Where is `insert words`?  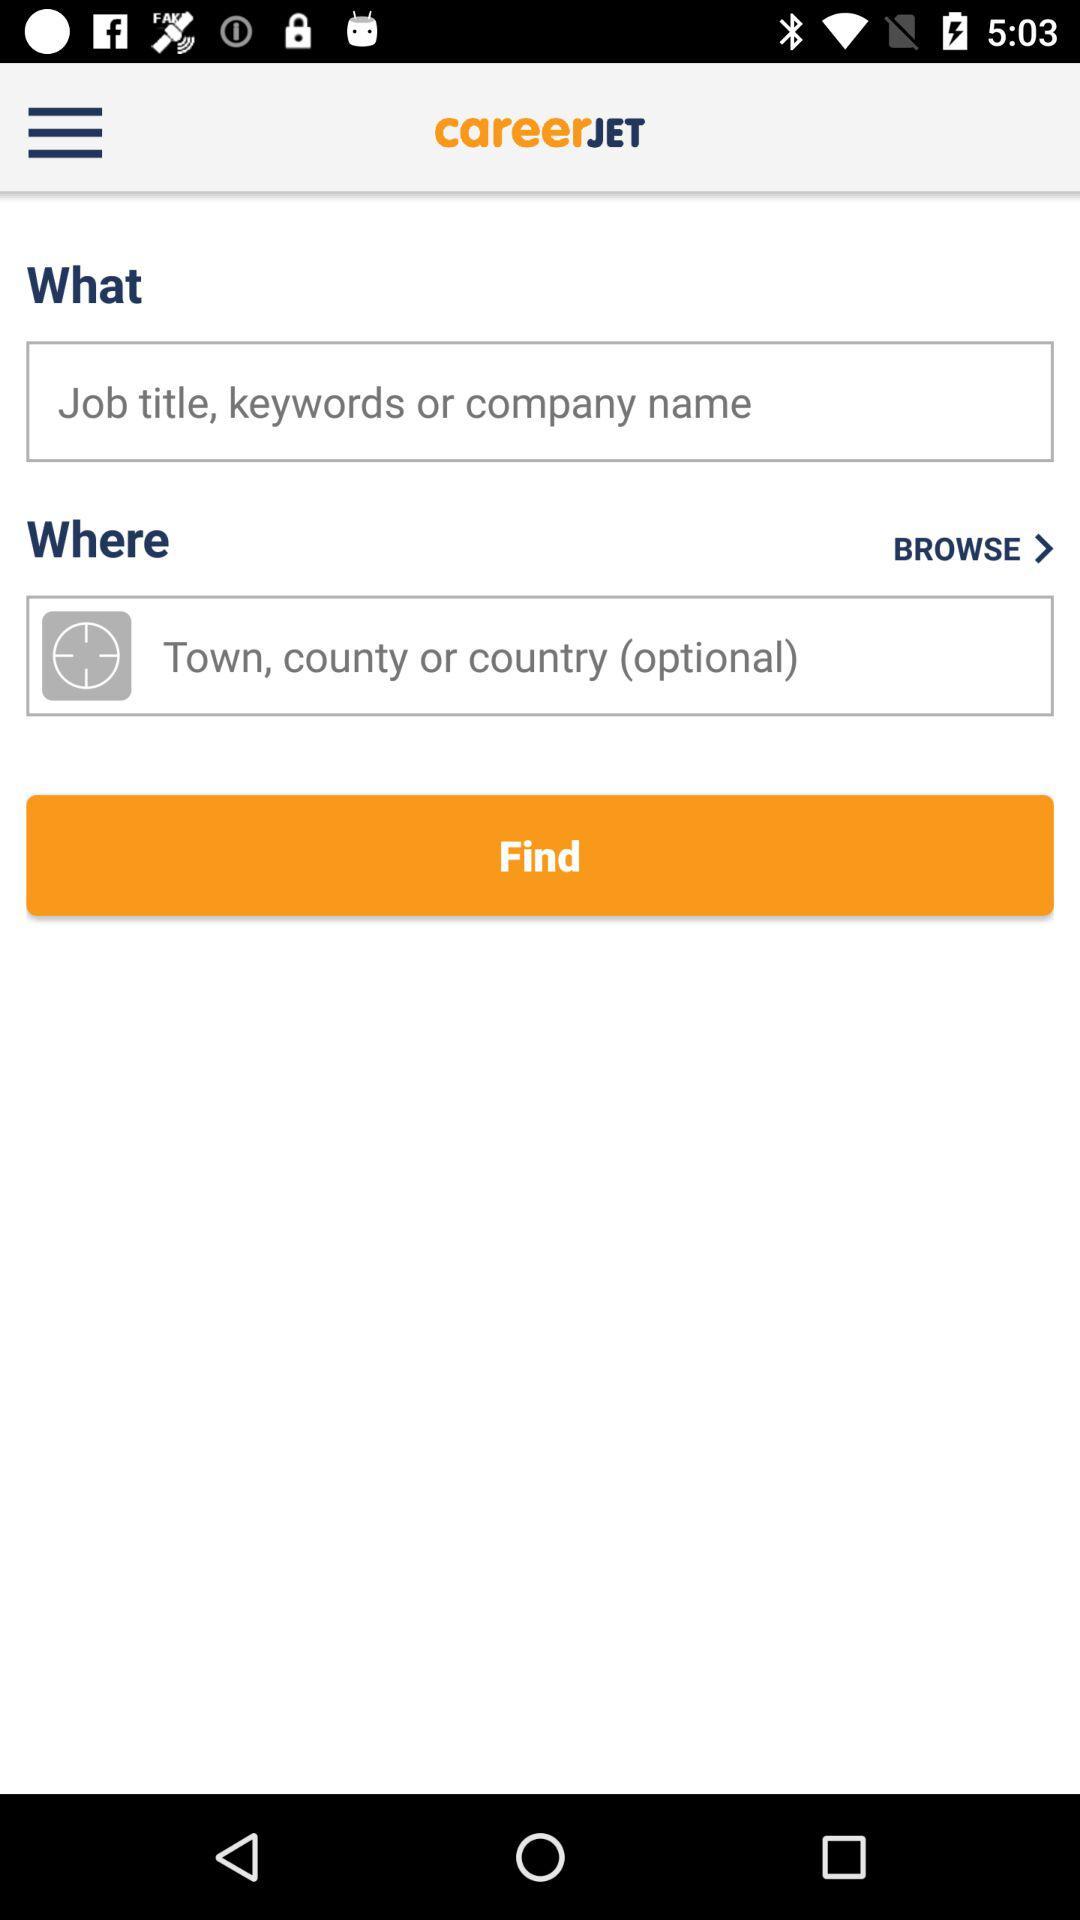 insert words is located at coordinates (540, 400).